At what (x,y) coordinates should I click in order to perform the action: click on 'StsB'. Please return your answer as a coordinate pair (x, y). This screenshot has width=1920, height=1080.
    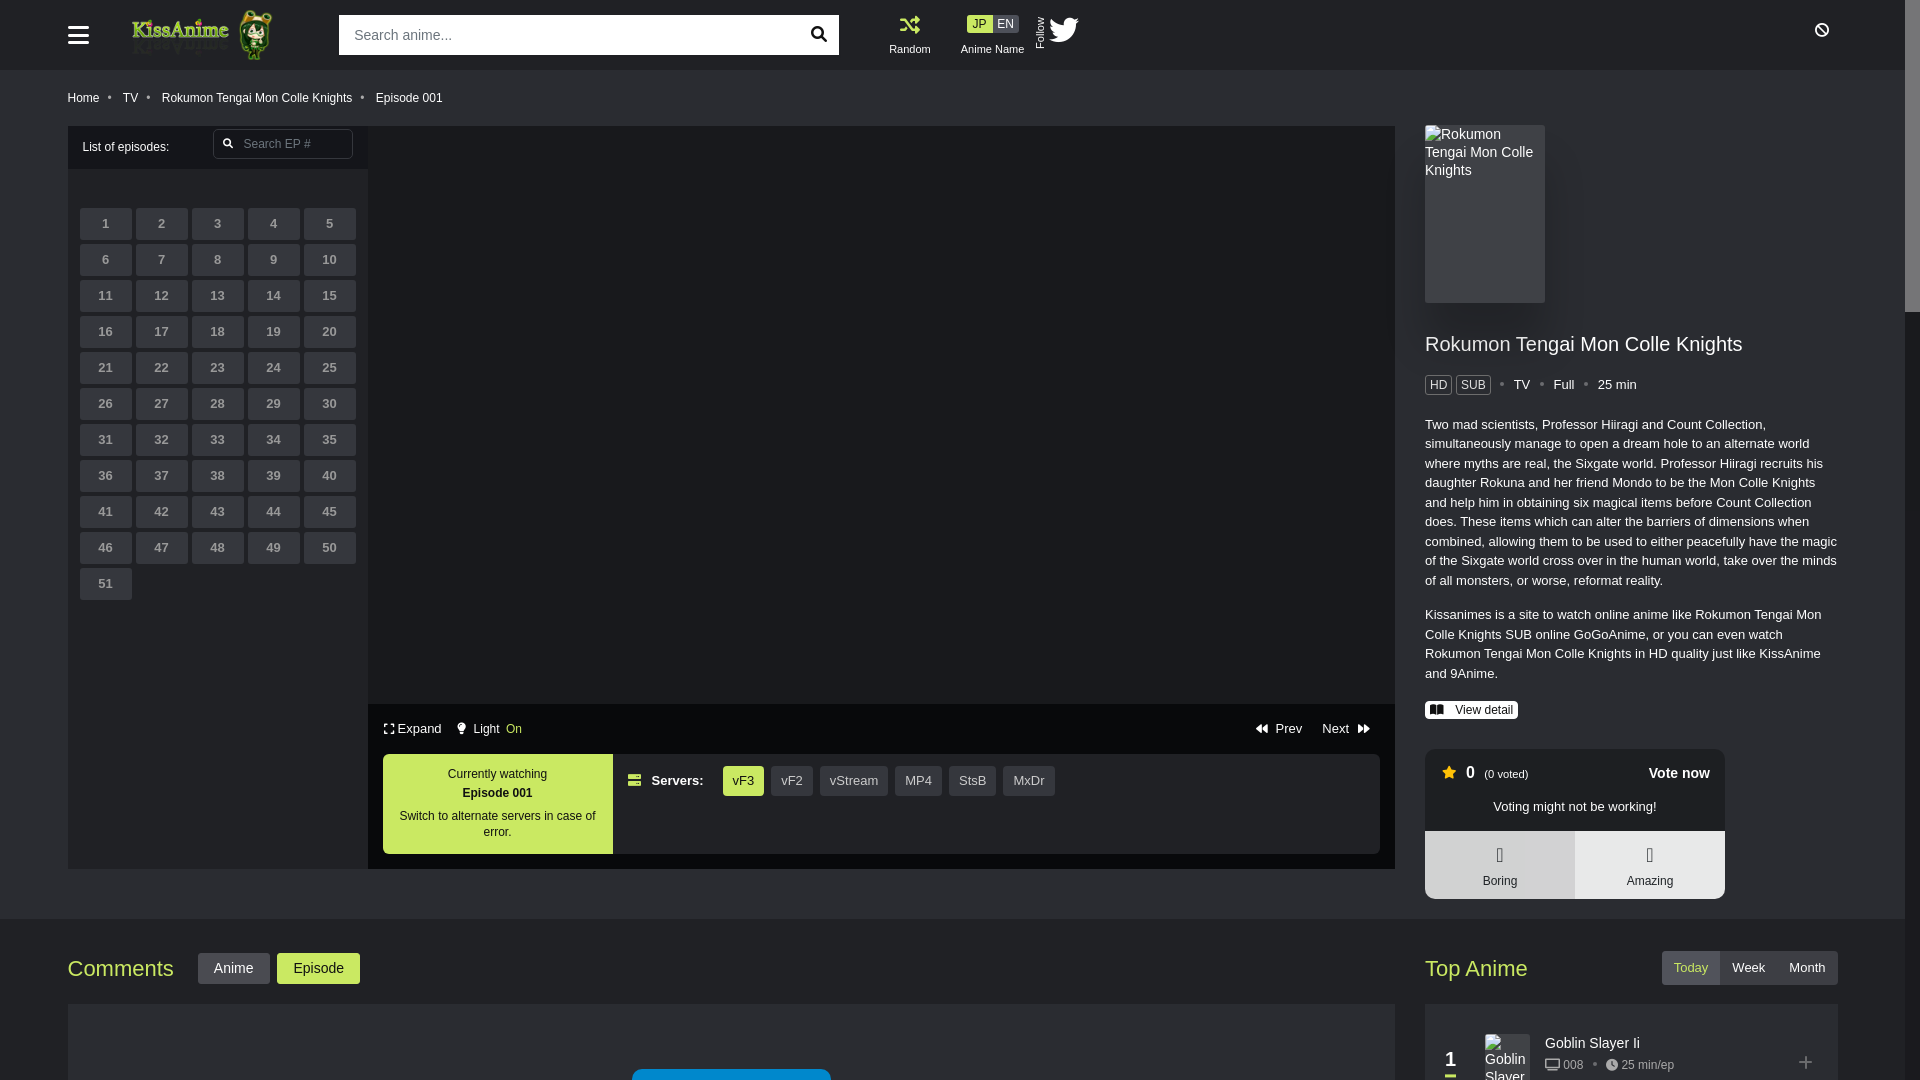
    Looking at the image, I should click on (972, 779).